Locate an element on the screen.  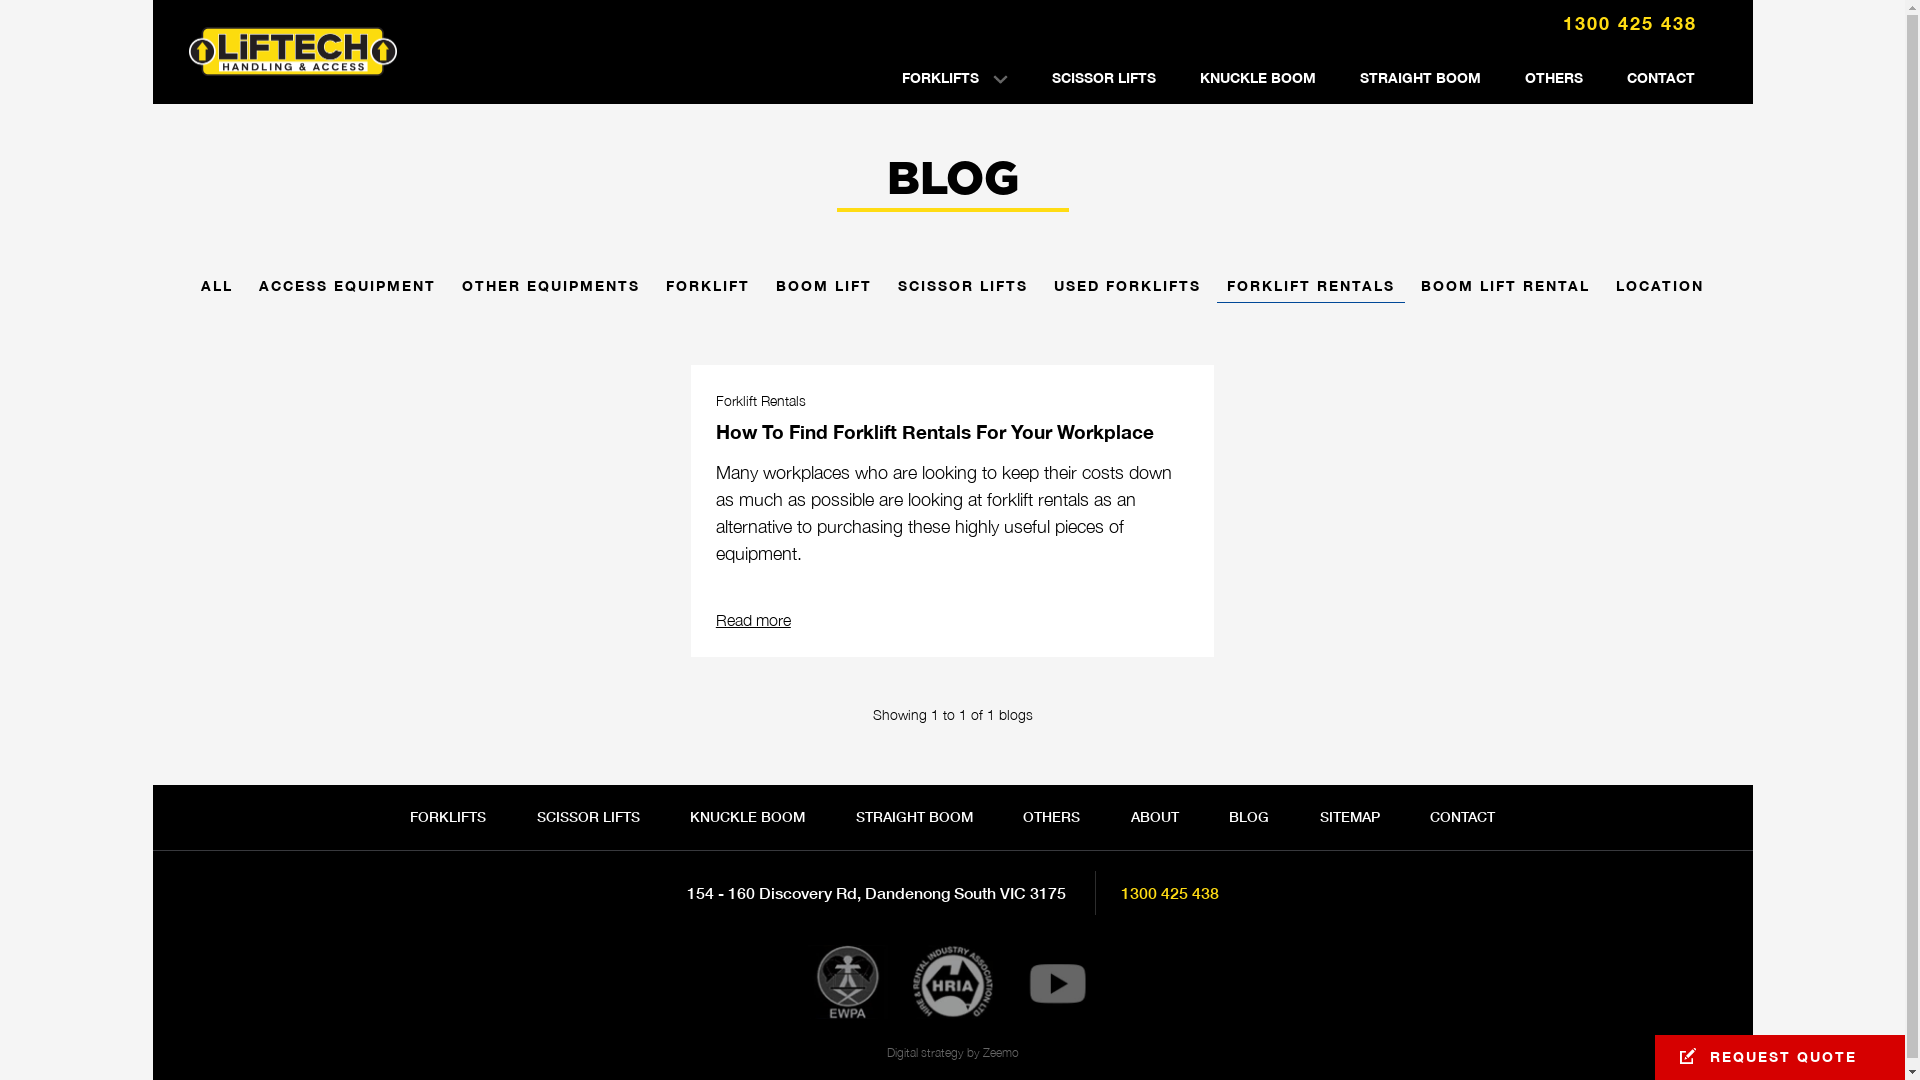
'FORKLIFT' is located at coordinates (708, 289).